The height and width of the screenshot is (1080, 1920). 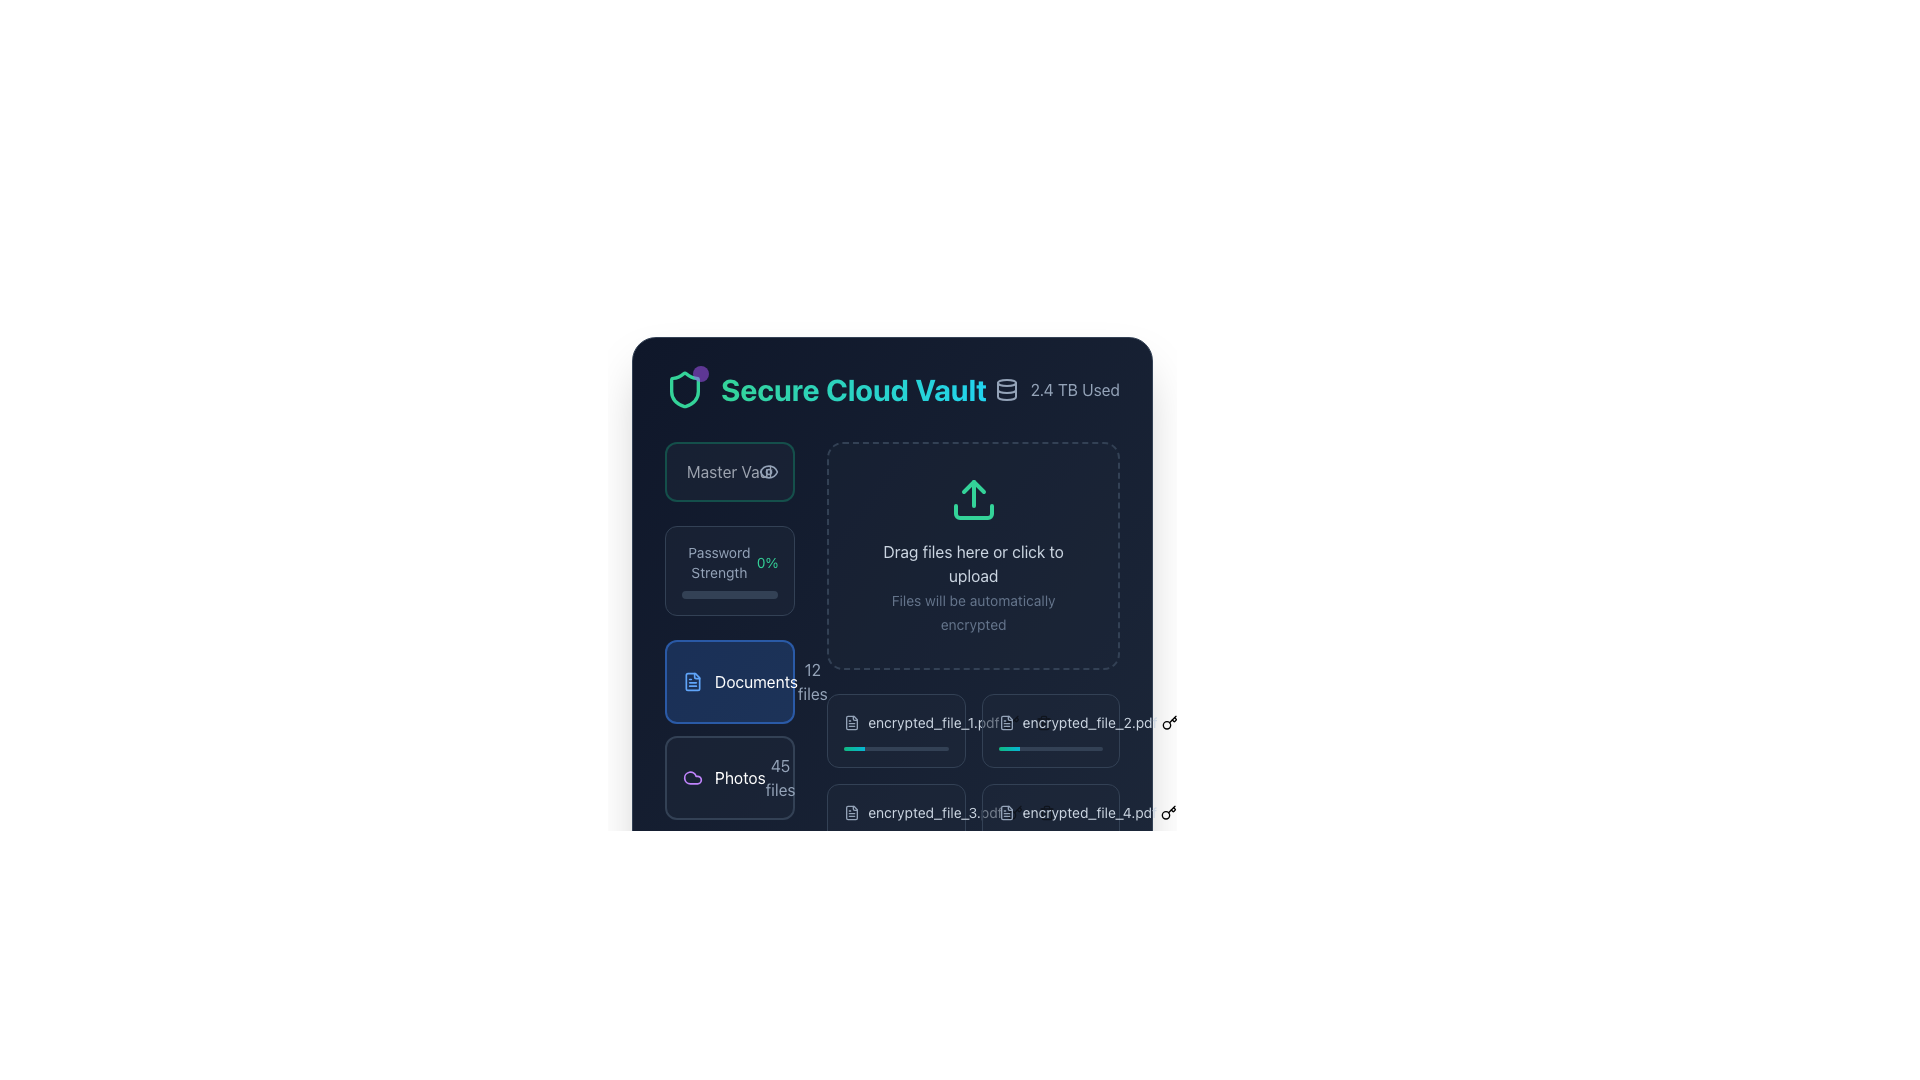 What do you see at coordinates (729, 681) in the screenshot?
I see `the 'Documents' category card, which has a blue background and a file document icon` at bounding box center [729, 681].